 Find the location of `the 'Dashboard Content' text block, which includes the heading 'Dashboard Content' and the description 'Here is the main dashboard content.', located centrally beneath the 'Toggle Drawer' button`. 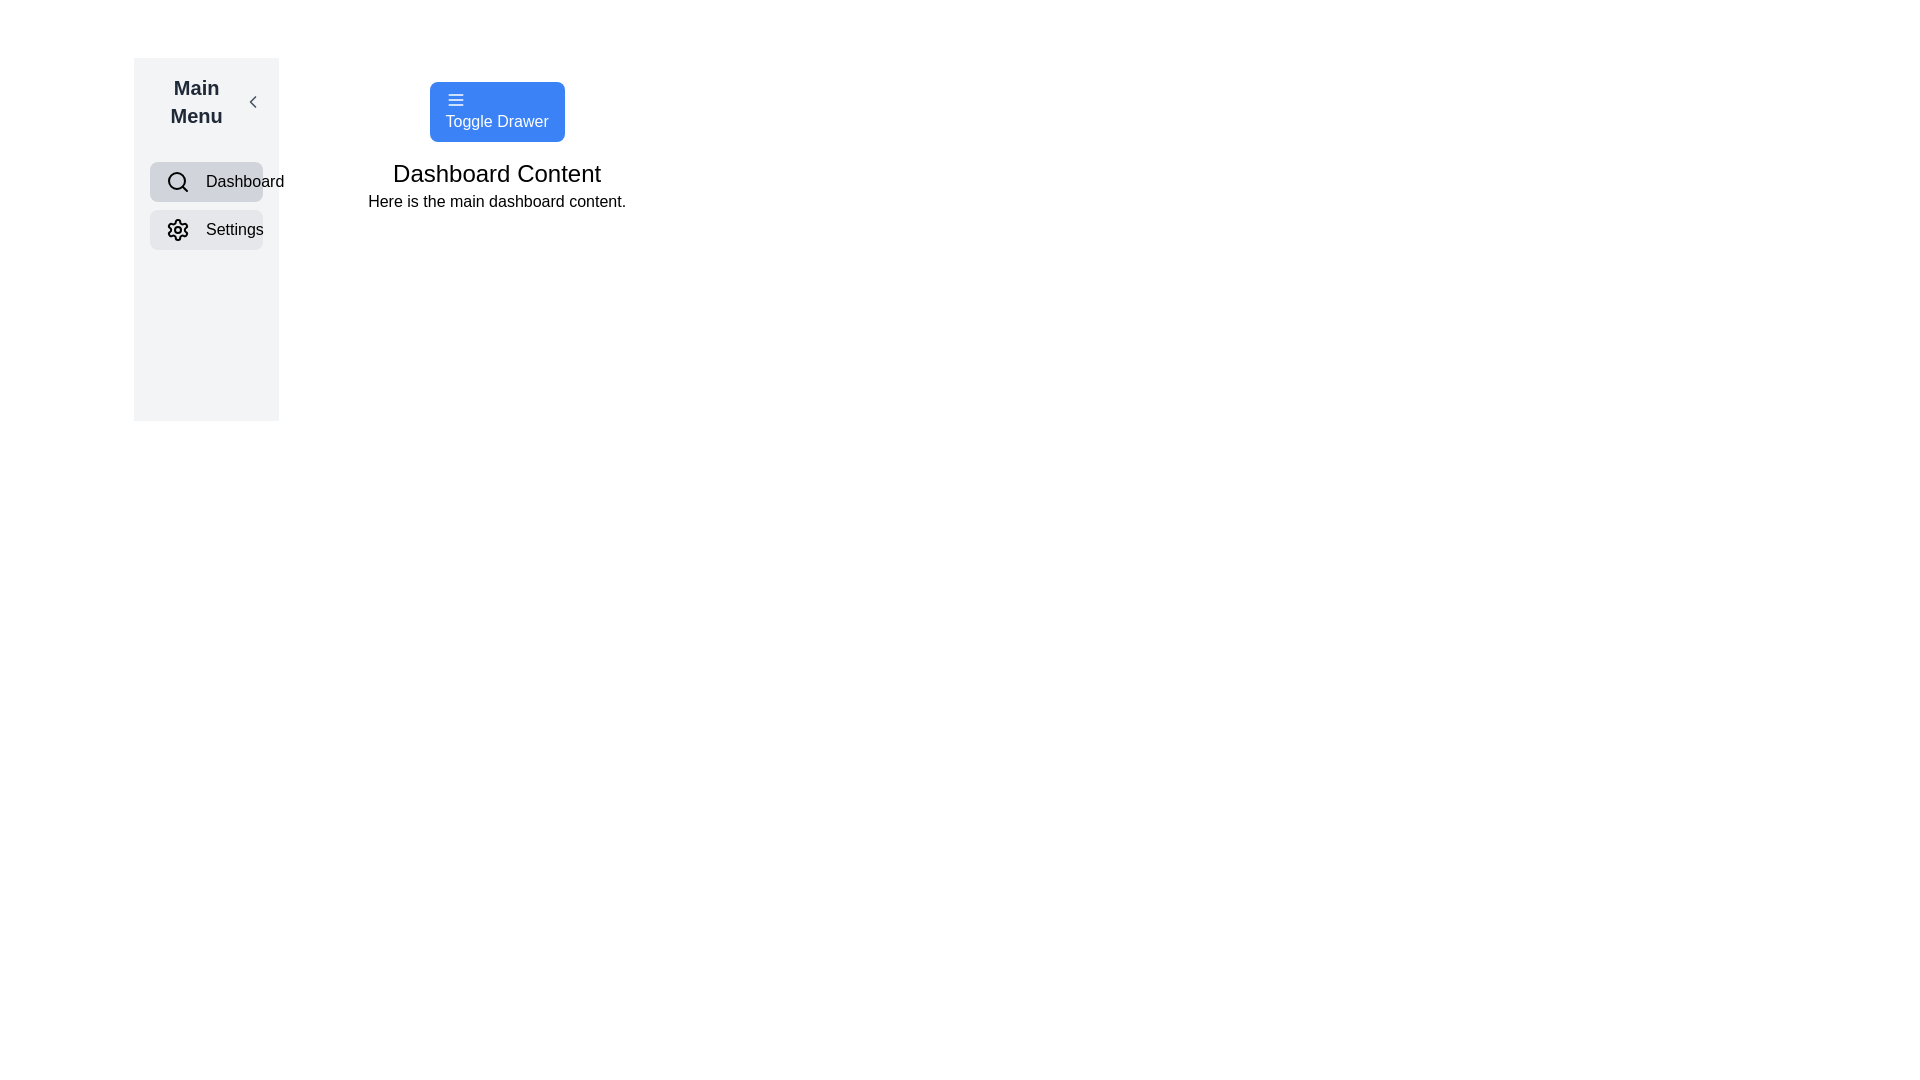

the 'Dashboard Content' text block, which includes the heading 'Dashboard Content' and the description 'Here is the main dashboard content.', located centrally beneath the 'Toggle Drawer' button is located at coordinates (497, 185).